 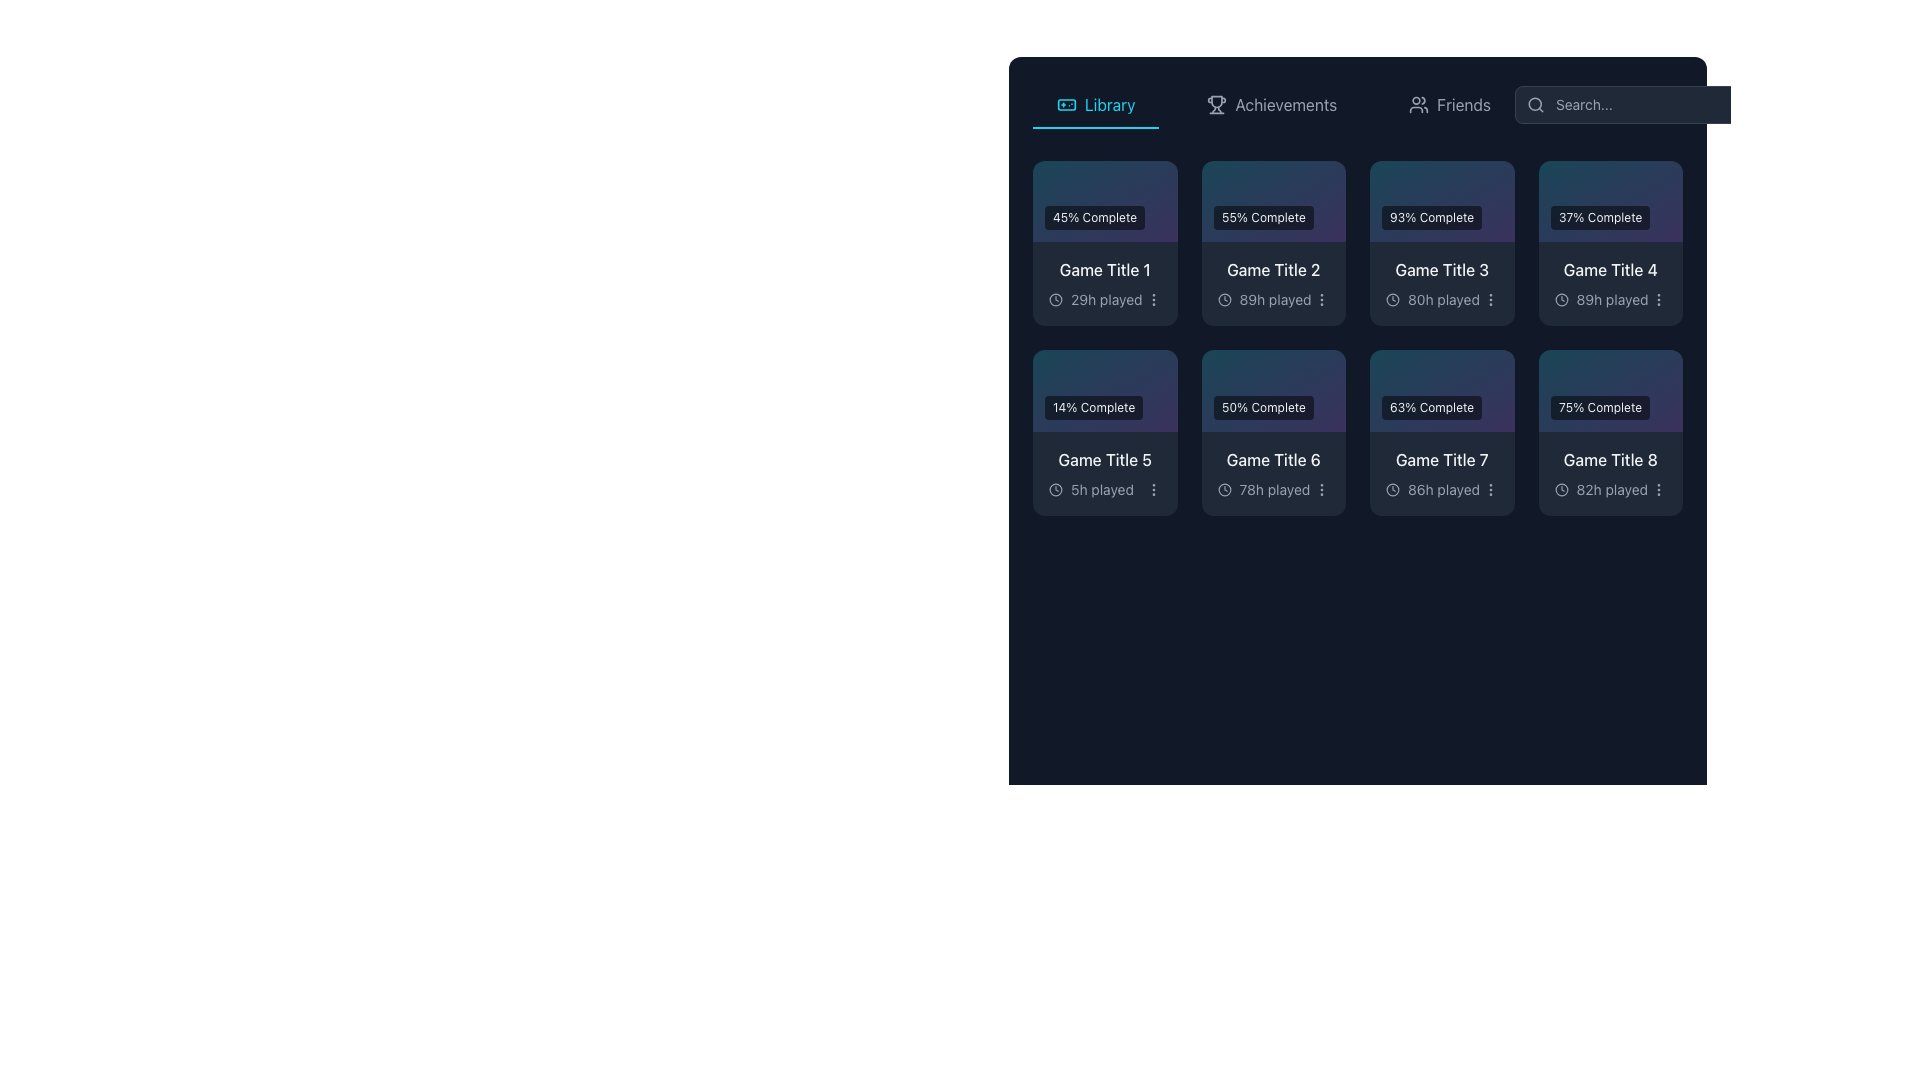 I want to click on the Progress indicator card displaying '37% Complete', which is located in the top-right corner of the grid layout, so click(x=1610, y=201).